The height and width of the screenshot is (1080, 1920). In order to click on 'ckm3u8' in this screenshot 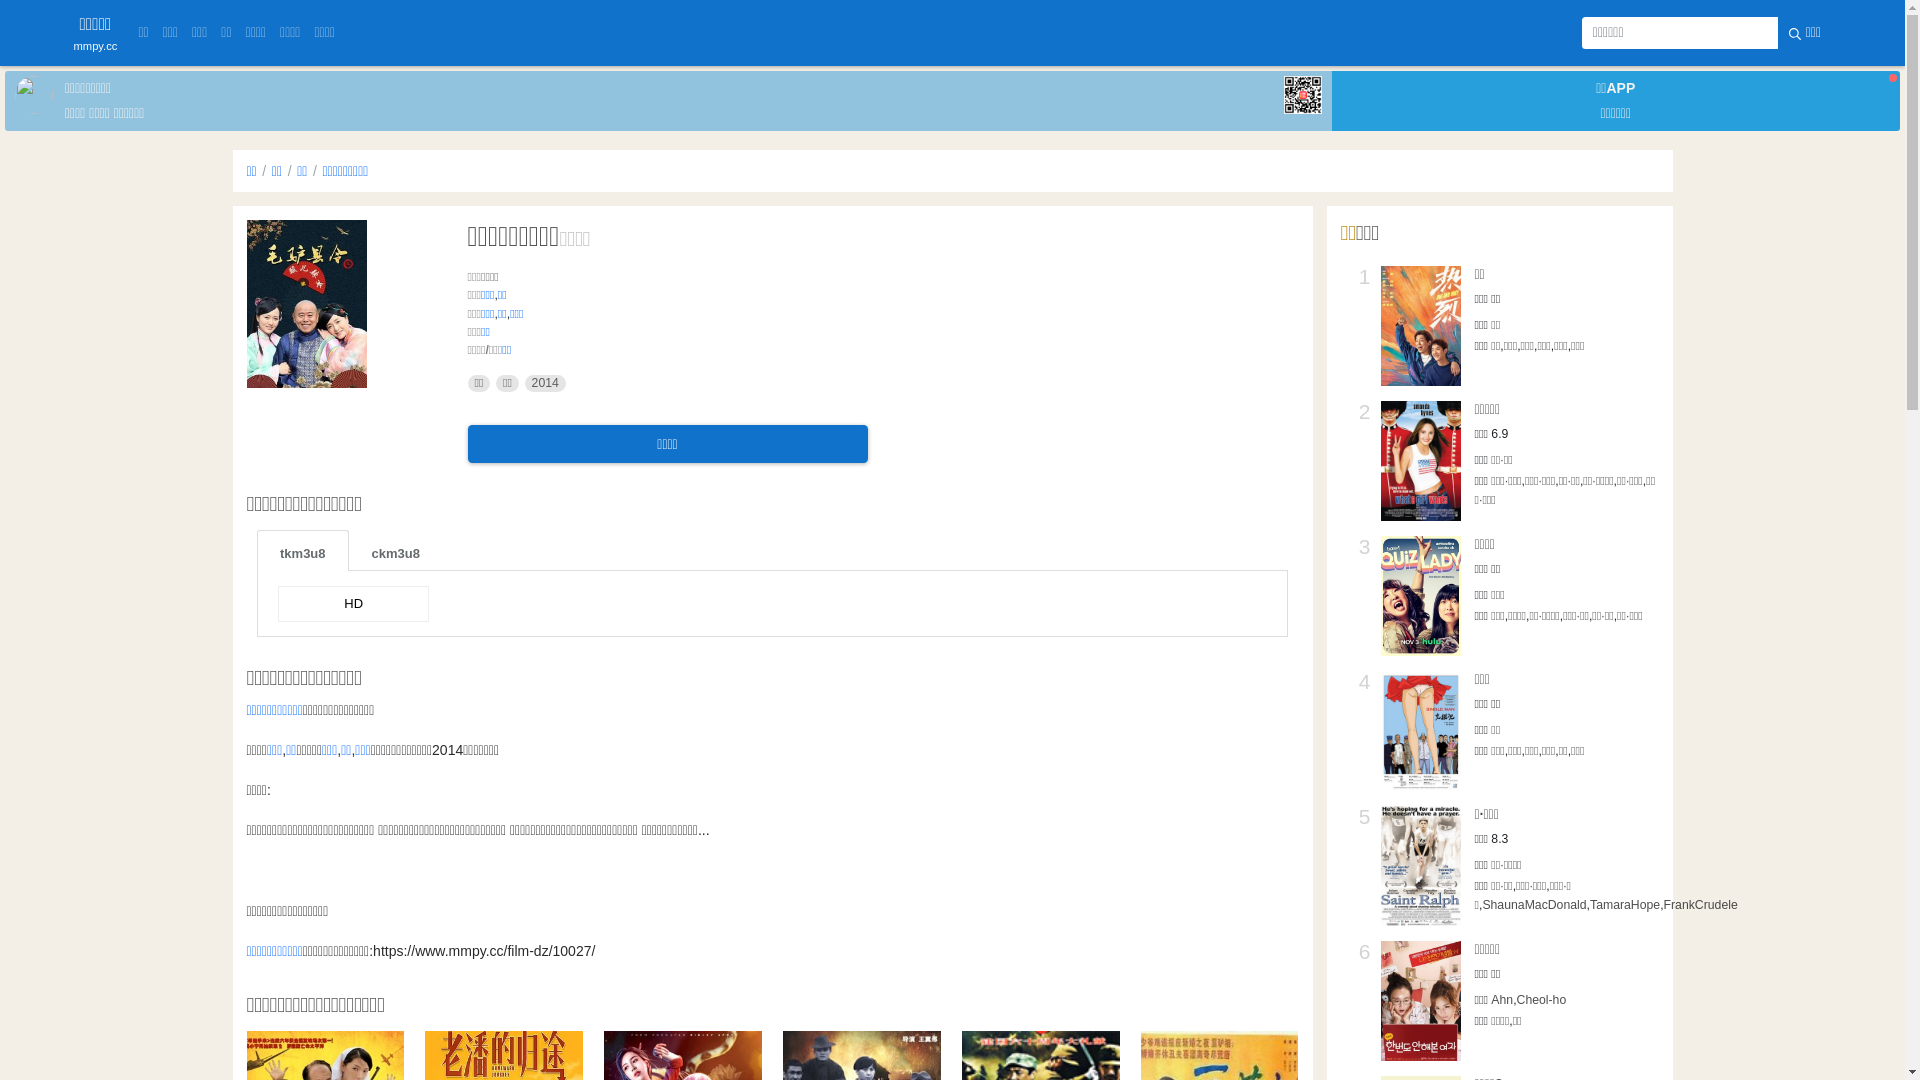, I will do `click(395, 550)`.